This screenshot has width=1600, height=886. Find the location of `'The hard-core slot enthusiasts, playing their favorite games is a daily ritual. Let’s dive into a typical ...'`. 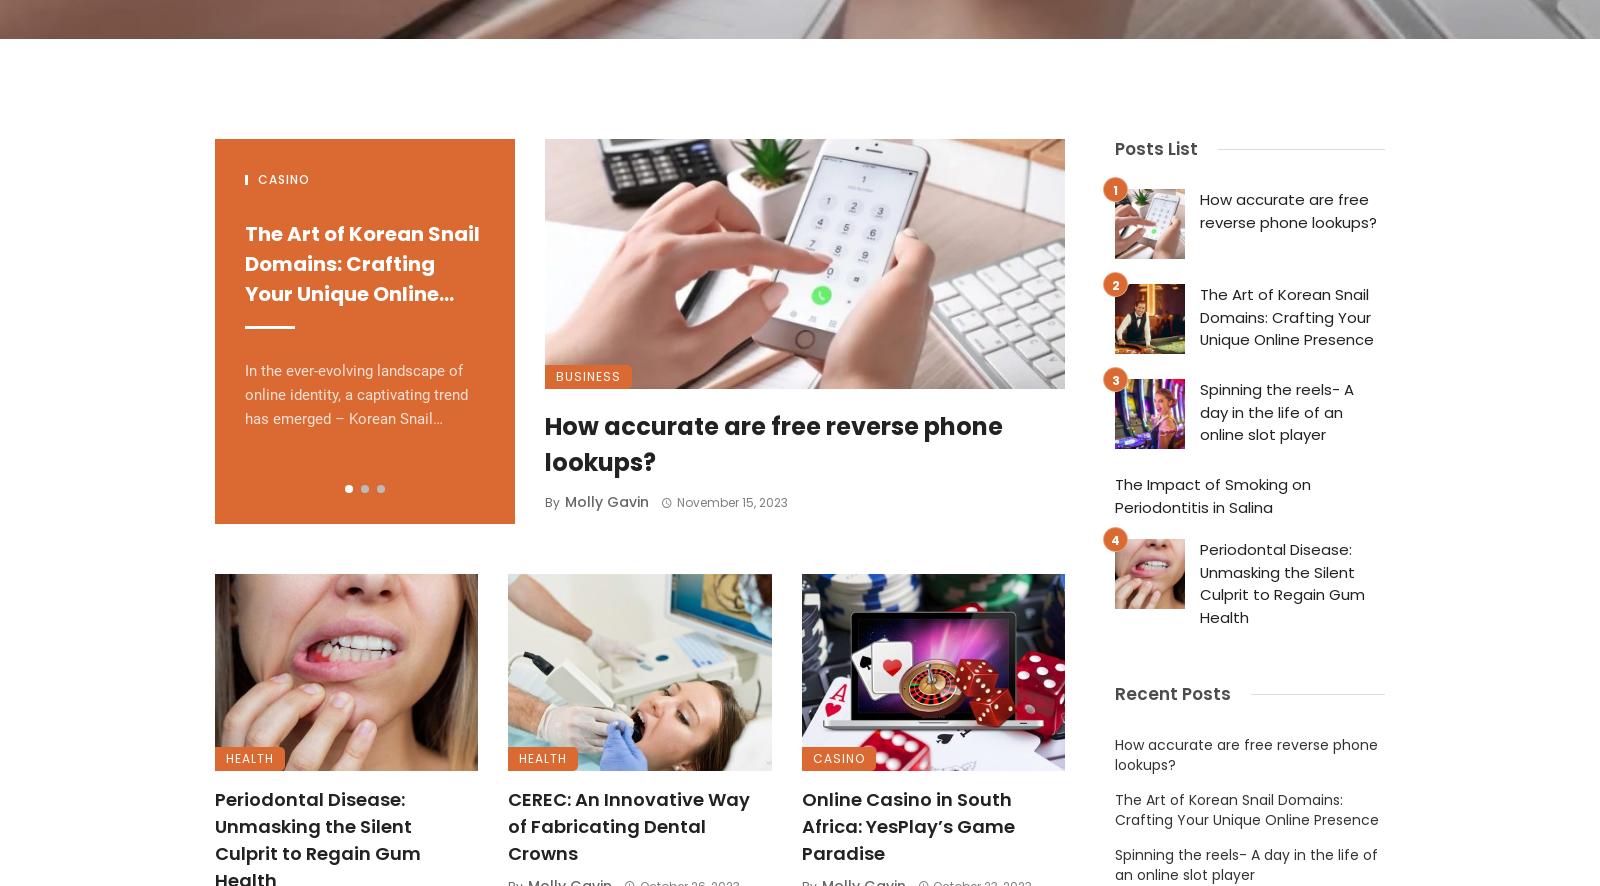

'The hard-core slot enthusiasts, playing their favorite games is a daily ritual. Let’s dive into a typical ...' is located at coordinates (543, 404).